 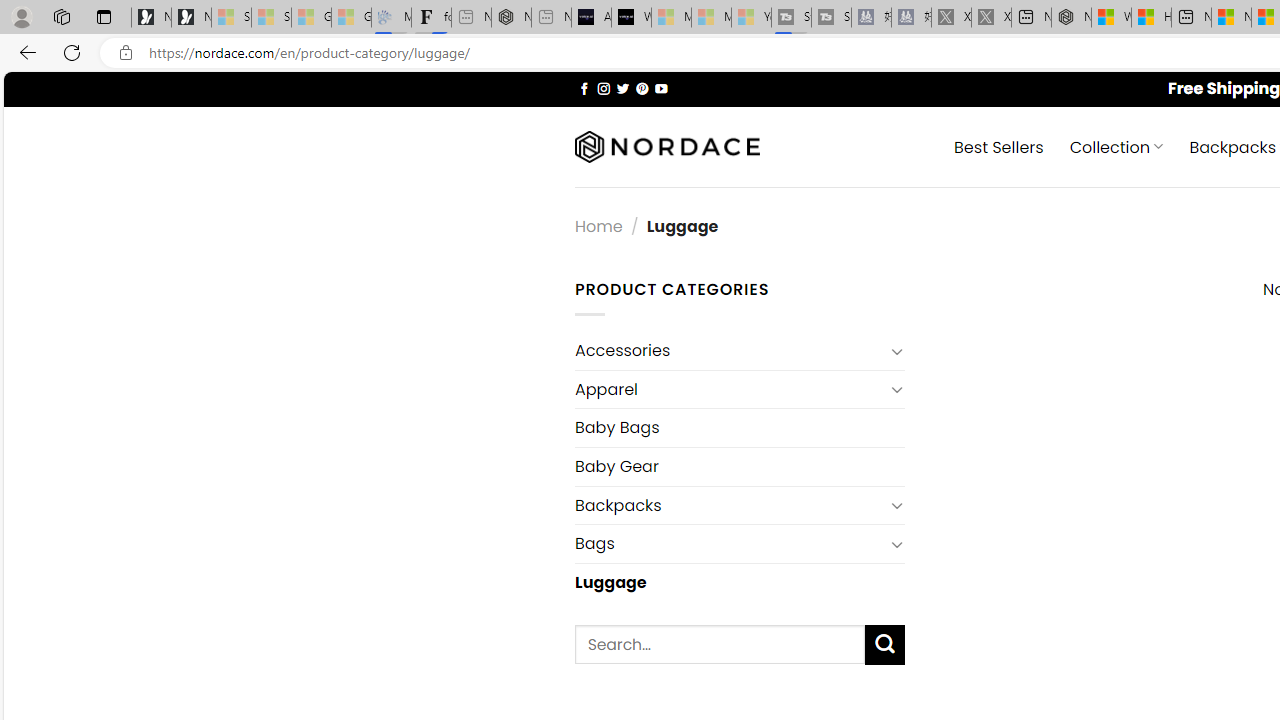 I want to click on 'Newsletter Sign Up', so click(x=191, y=17).